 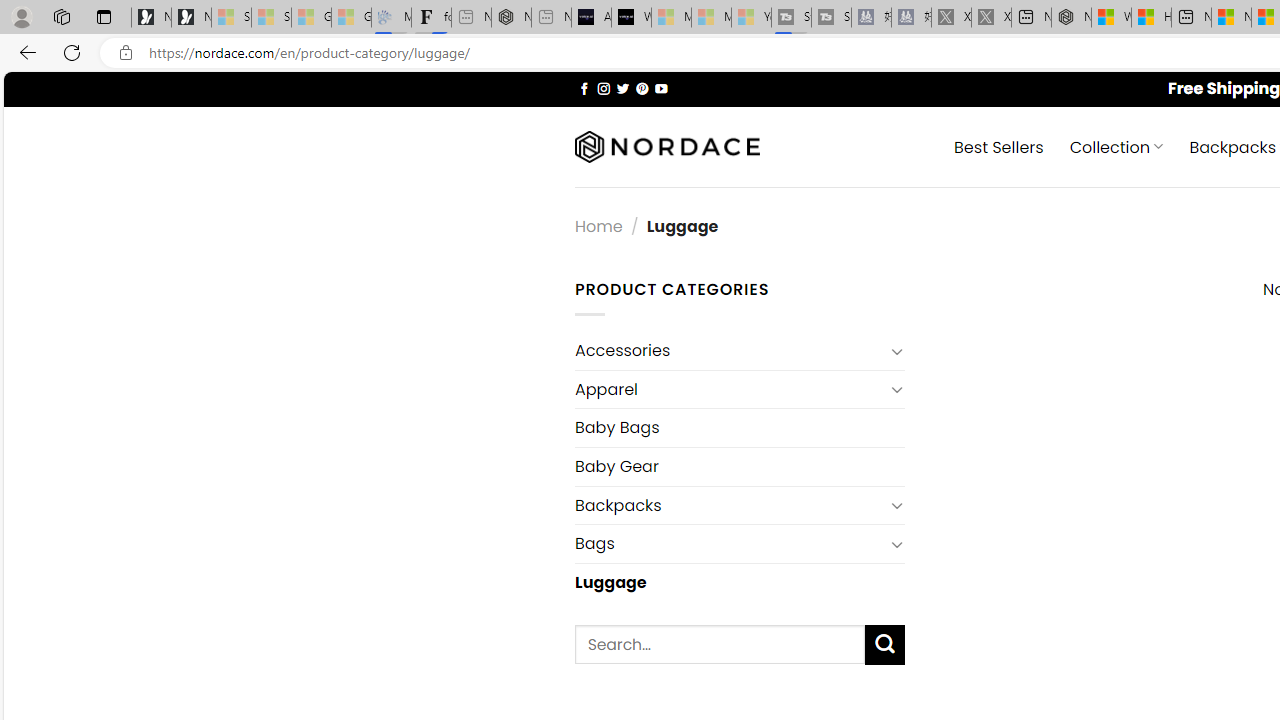 I want to click on 'Newsletter Sign Up', so click(x=191, y=17).